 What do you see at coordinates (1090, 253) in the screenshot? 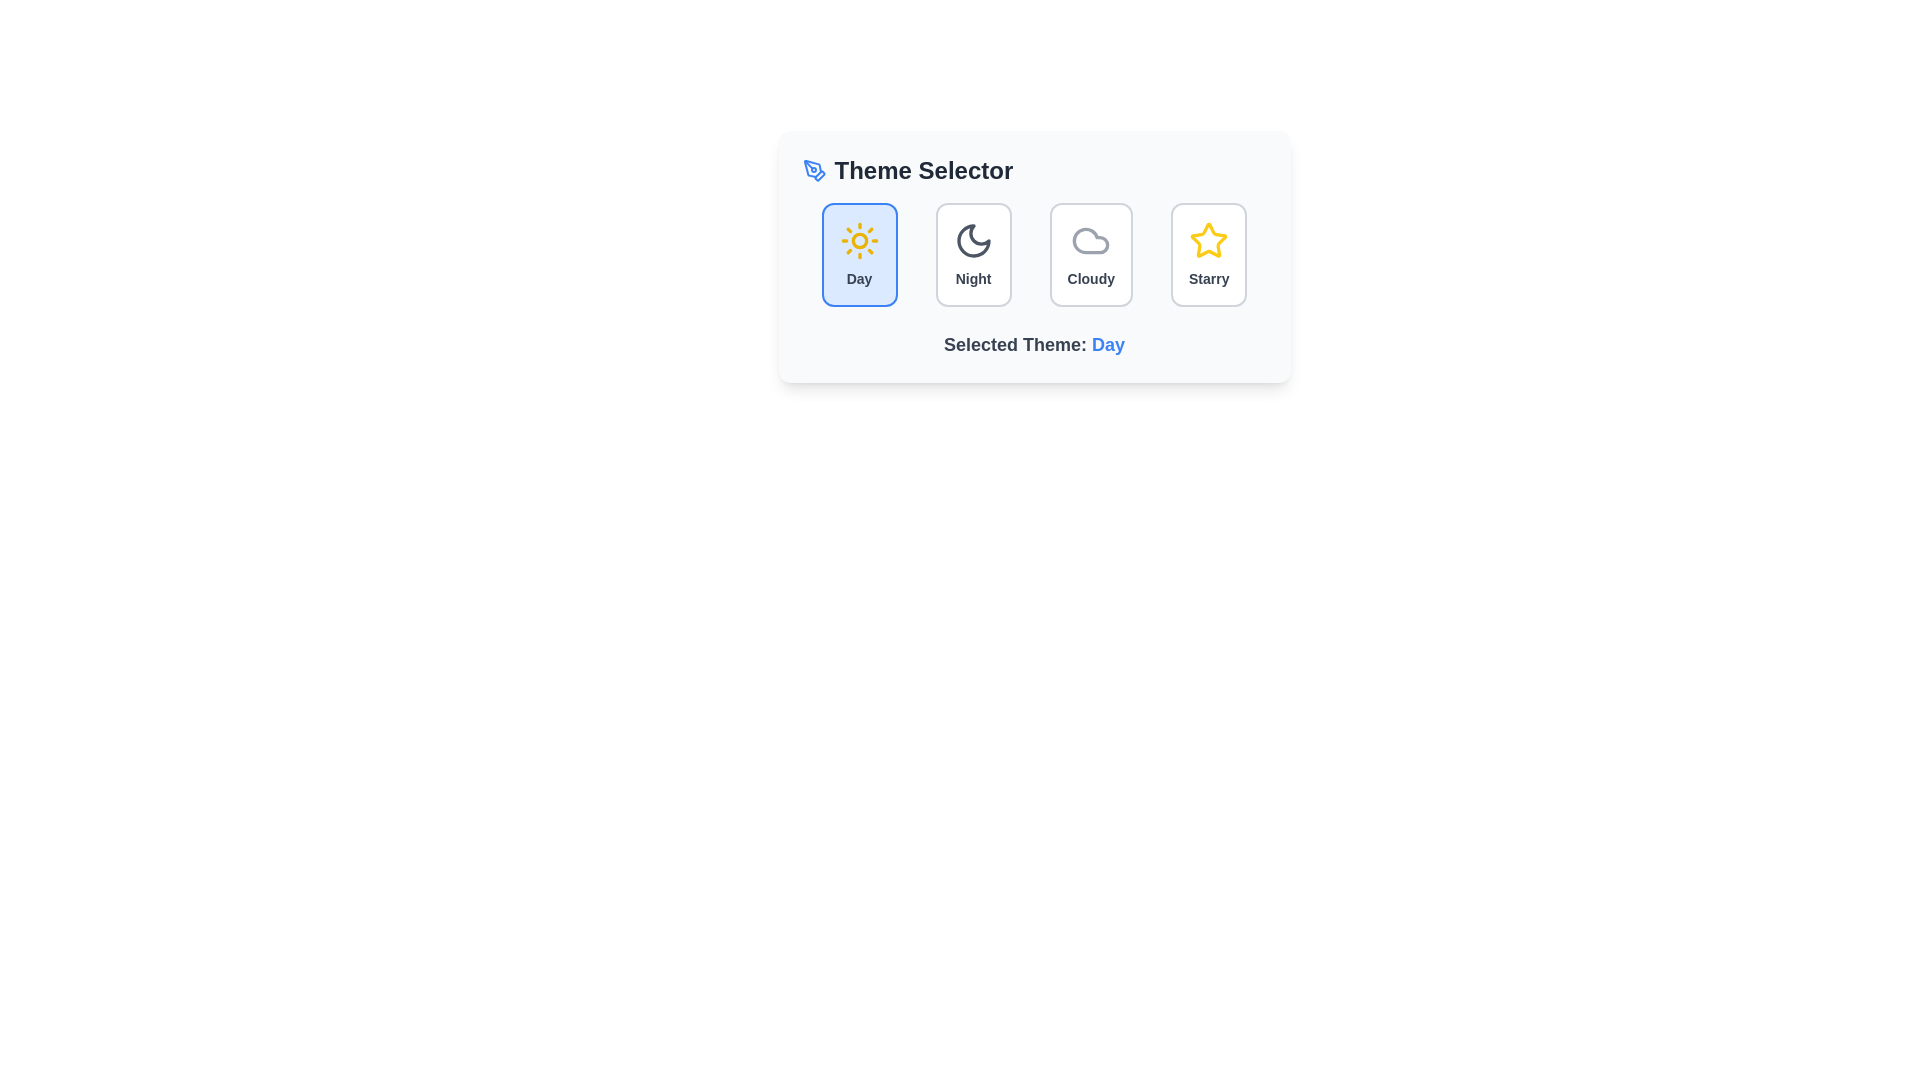
I see `the 'Cloudy' theme selection card, which is a rectangular card with a white background, featuring a gray cloud icon and the word 'Cloudy' in bold dark text, located in the 'Theme Selector'` at bounding box center [1090, 253].